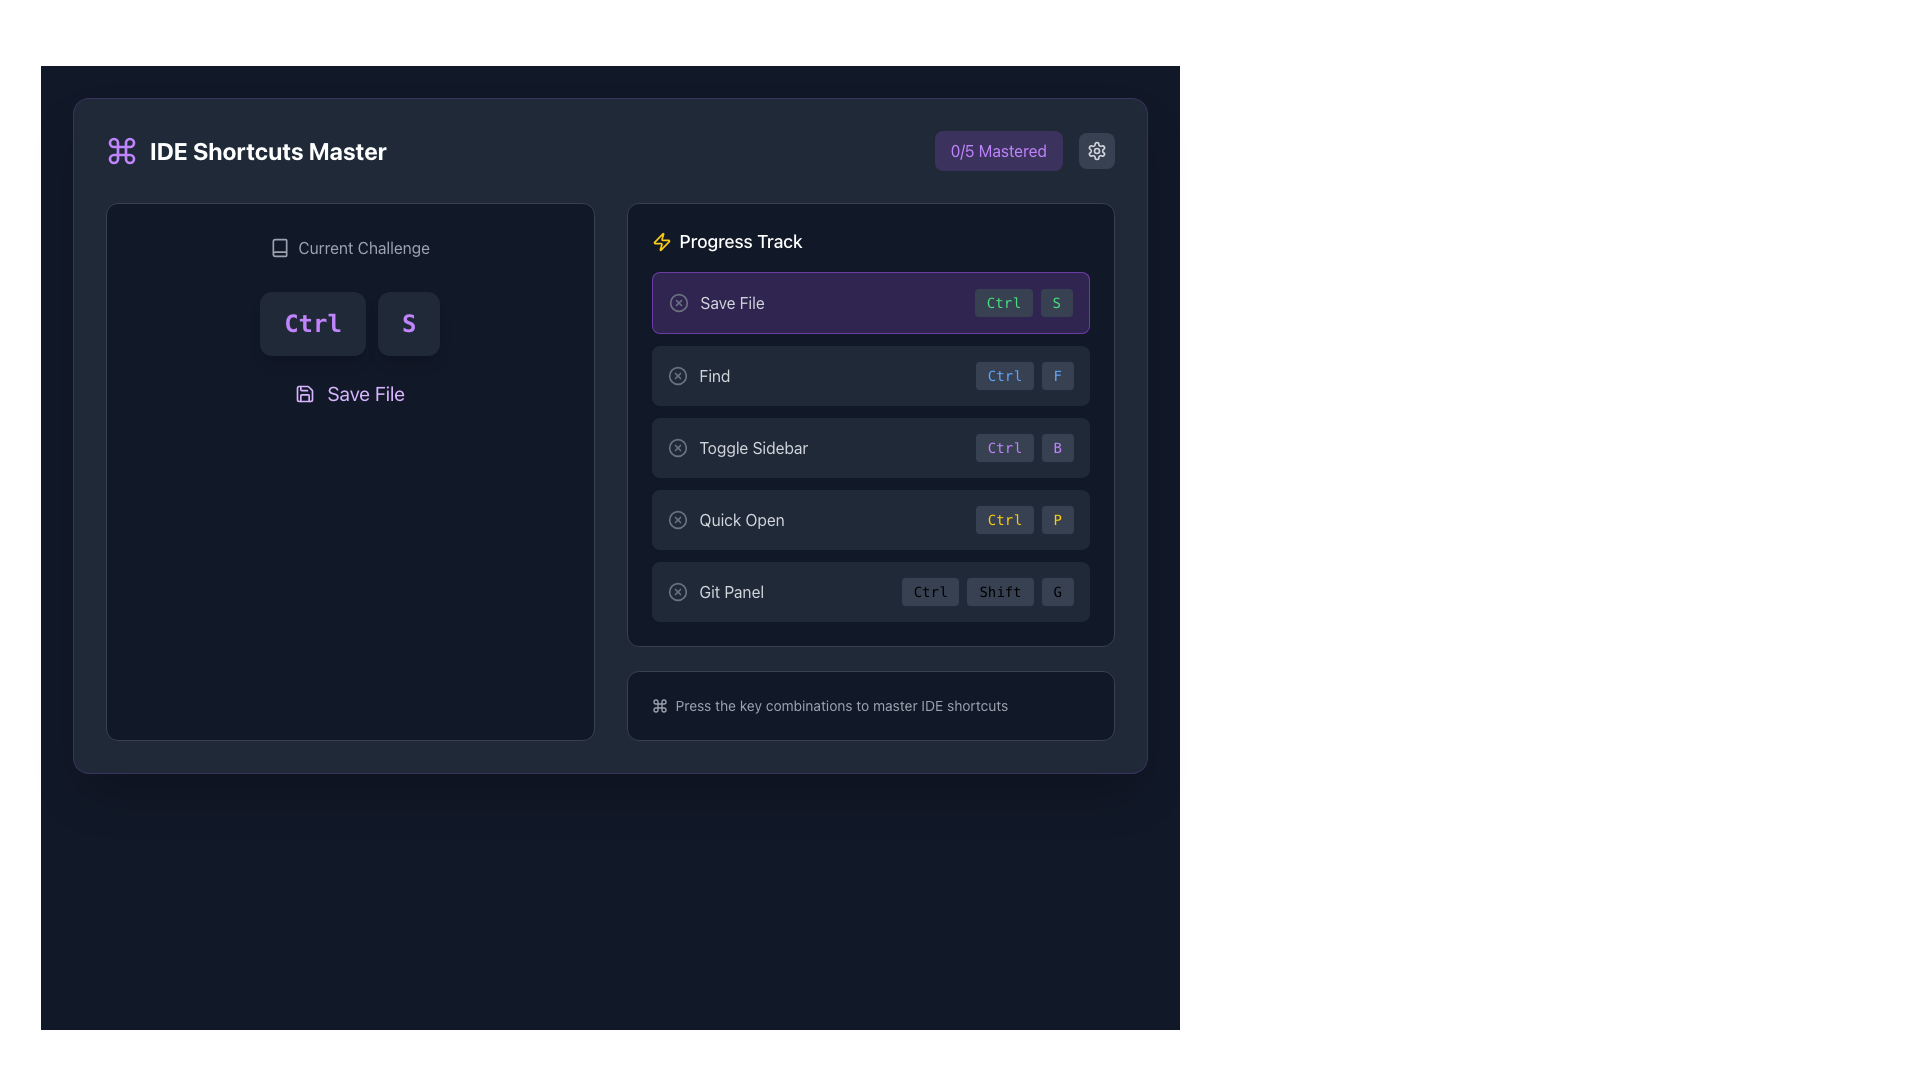  What do you see at coordinates (677, 519) in the screenshot?
I see `the SVG icon styled as a circular frame with a diagonal cross in the center, located in the 'Progress Track' section next to the 'Quick Open' text` at bounding box center [677, 519].